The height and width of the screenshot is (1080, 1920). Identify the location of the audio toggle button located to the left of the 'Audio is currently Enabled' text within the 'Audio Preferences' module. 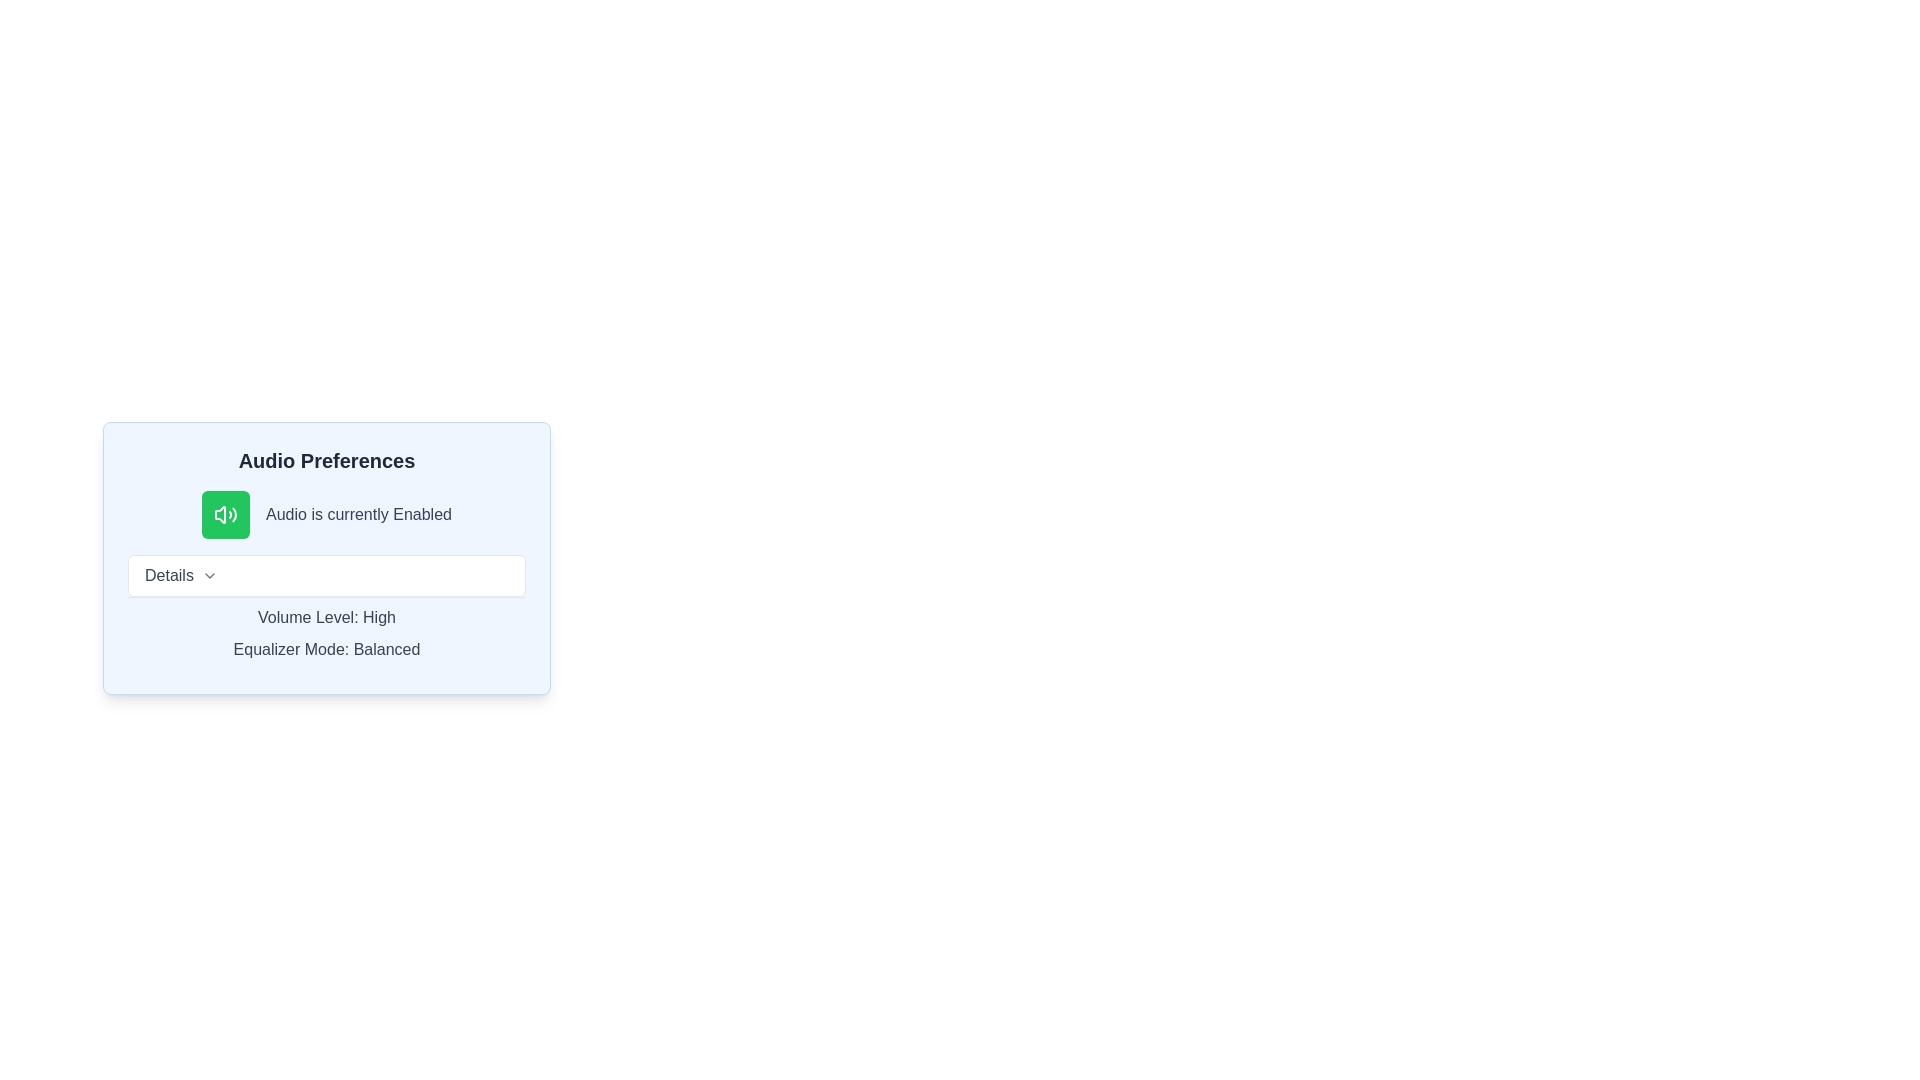
(225, 514).